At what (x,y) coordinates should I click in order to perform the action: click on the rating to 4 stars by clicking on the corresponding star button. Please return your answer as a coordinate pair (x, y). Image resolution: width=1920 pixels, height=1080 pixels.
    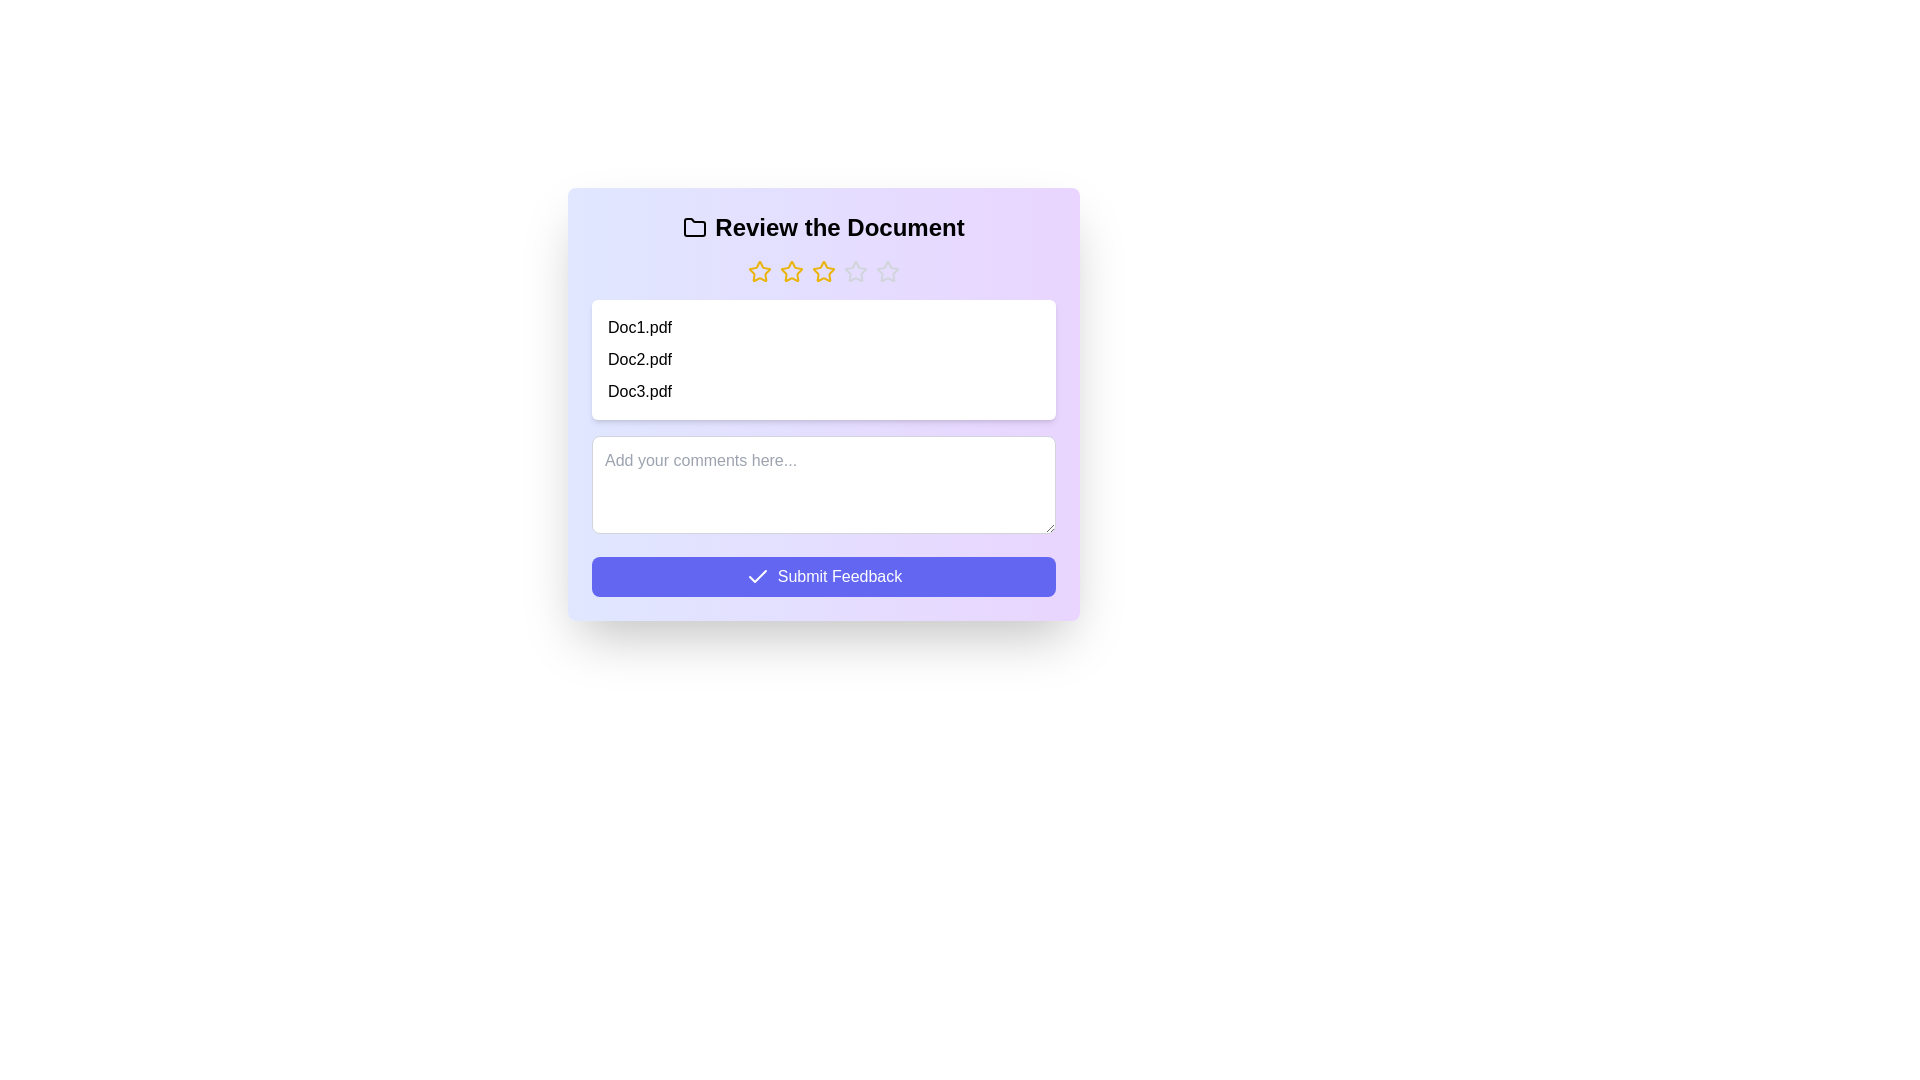
    Looking at the image, I should click on (855, 272).